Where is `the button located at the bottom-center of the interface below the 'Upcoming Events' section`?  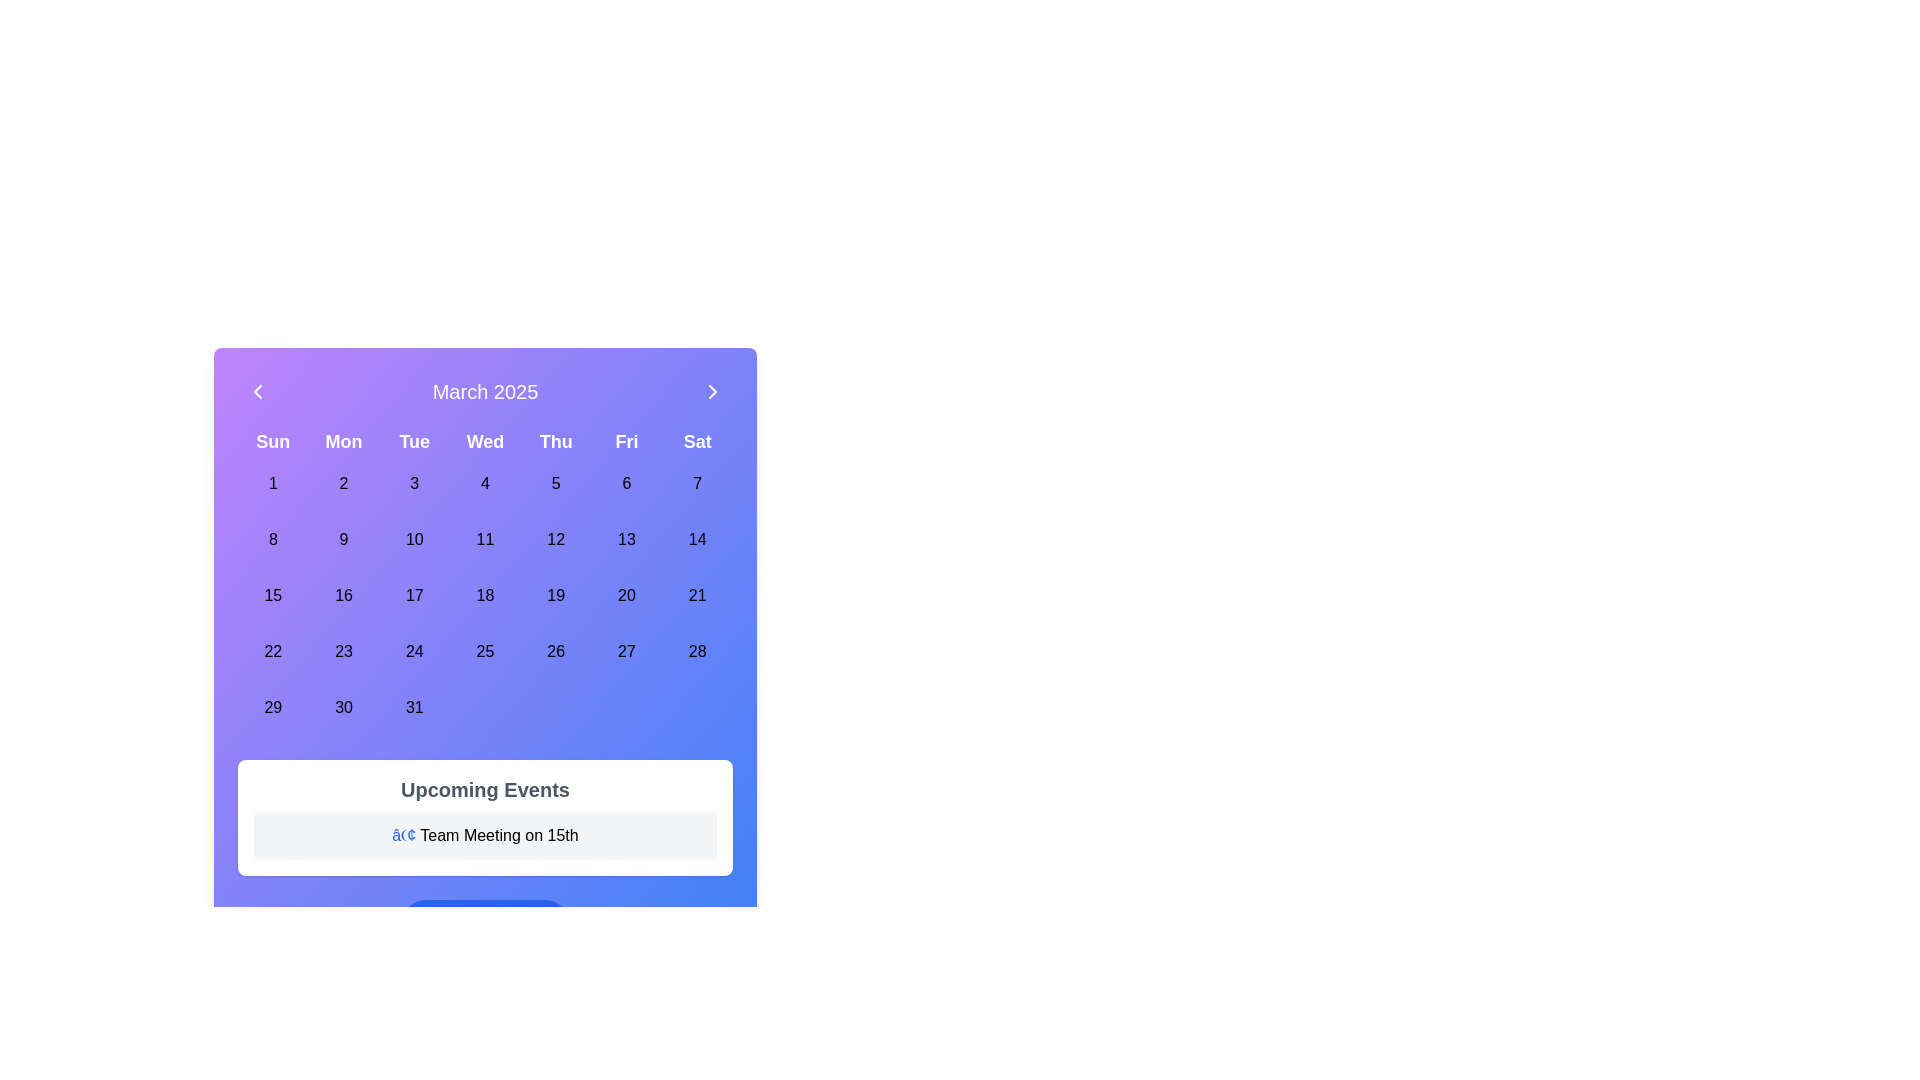 the button located at the bottom-center of the interface below the 'Upcoming Events' section is located at coordinates (485, 924).